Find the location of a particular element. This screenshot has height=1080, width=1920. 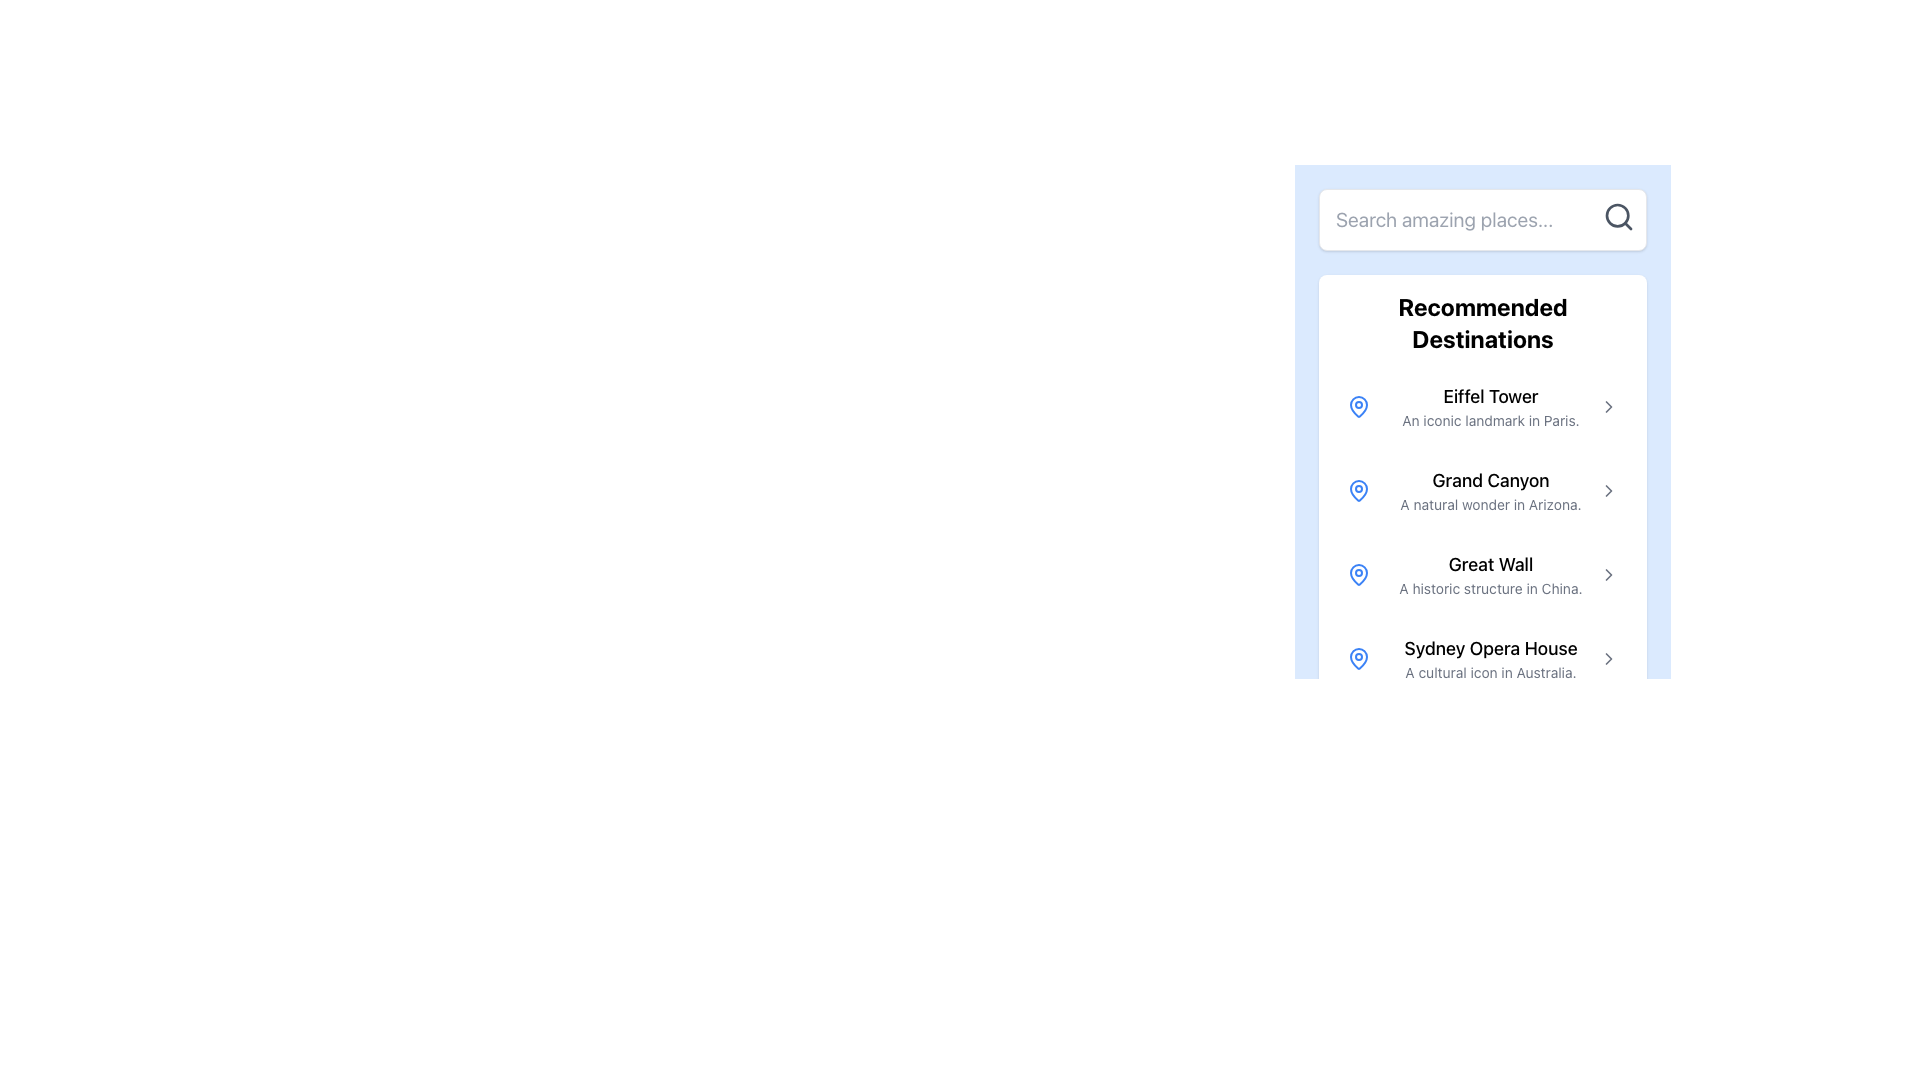

the Text Label providing supplementary information about the 'Eiffel Tower' destination, located below the title 'Eiffel Tower' and to the left of the entry's icon is located at coordinates (1491, 419).